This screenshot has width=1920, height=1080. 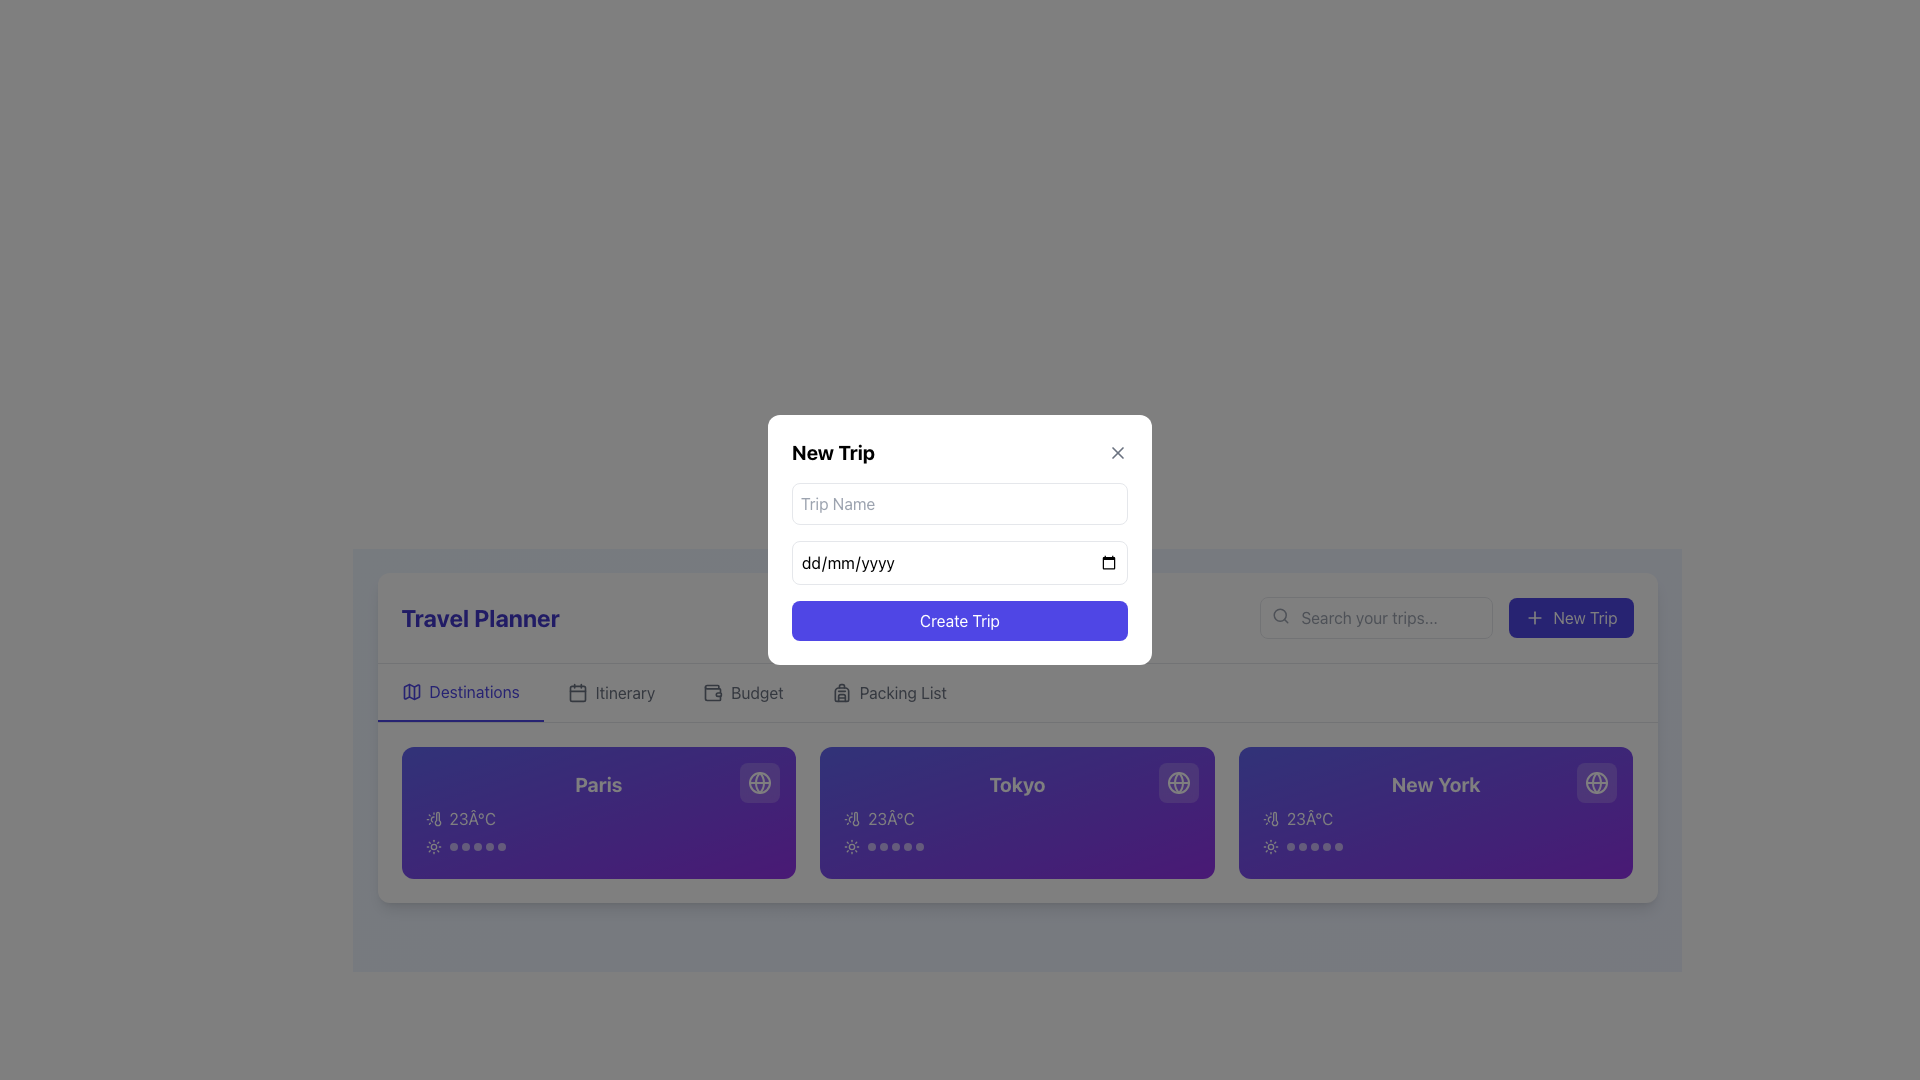 What do you see at coordinates (759, 782) in the screenshot?
I see `the small, square button with a globe icon located at the top-right corner of the card displaying 'Paris 23°C'` at bounding box center [759, 782].